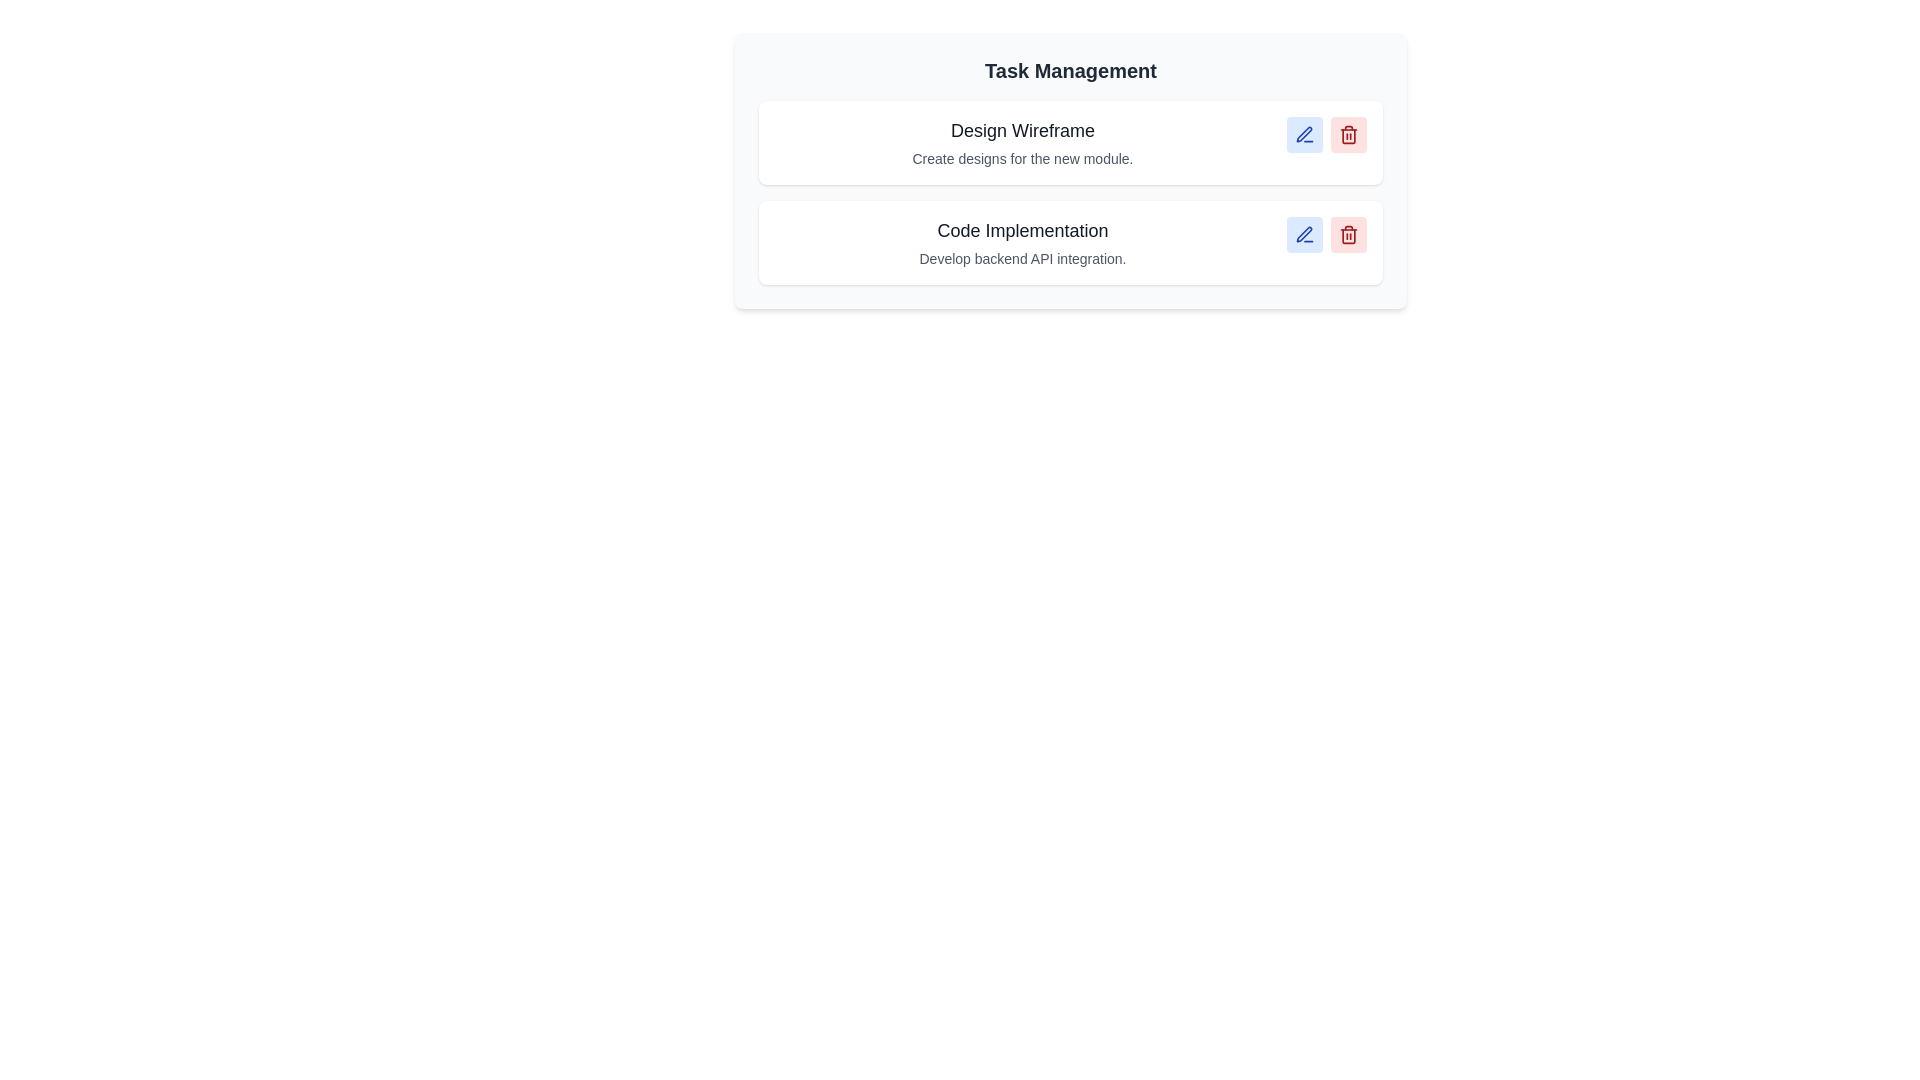  What do you see at coordinates (1305, 135) in the screenshot?
I see `edit button for the task with title Design Wireframe` at bounding box center [1305, 135].